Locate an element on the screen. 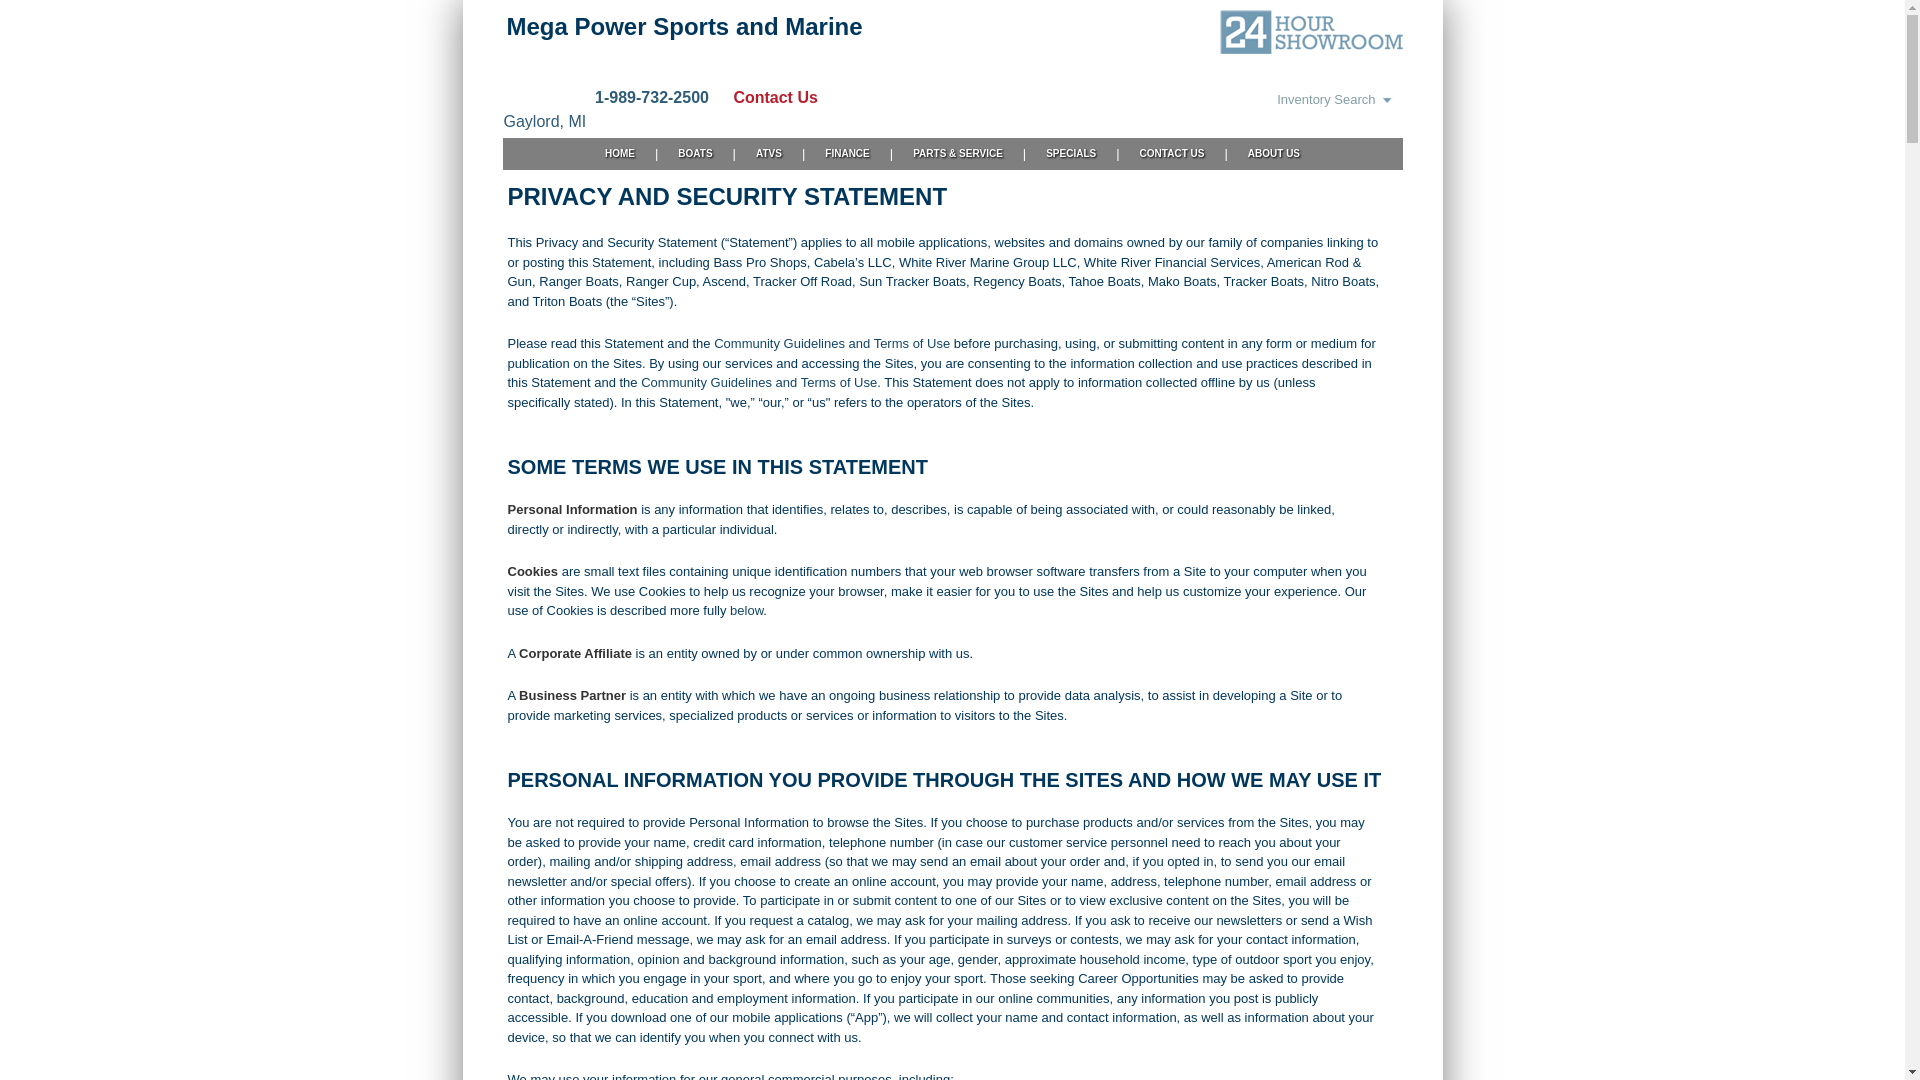 Image resolution: width=1920 pixels, height=1080 pixels. 'CONTACT US' is located at coordinates (1172, 153).